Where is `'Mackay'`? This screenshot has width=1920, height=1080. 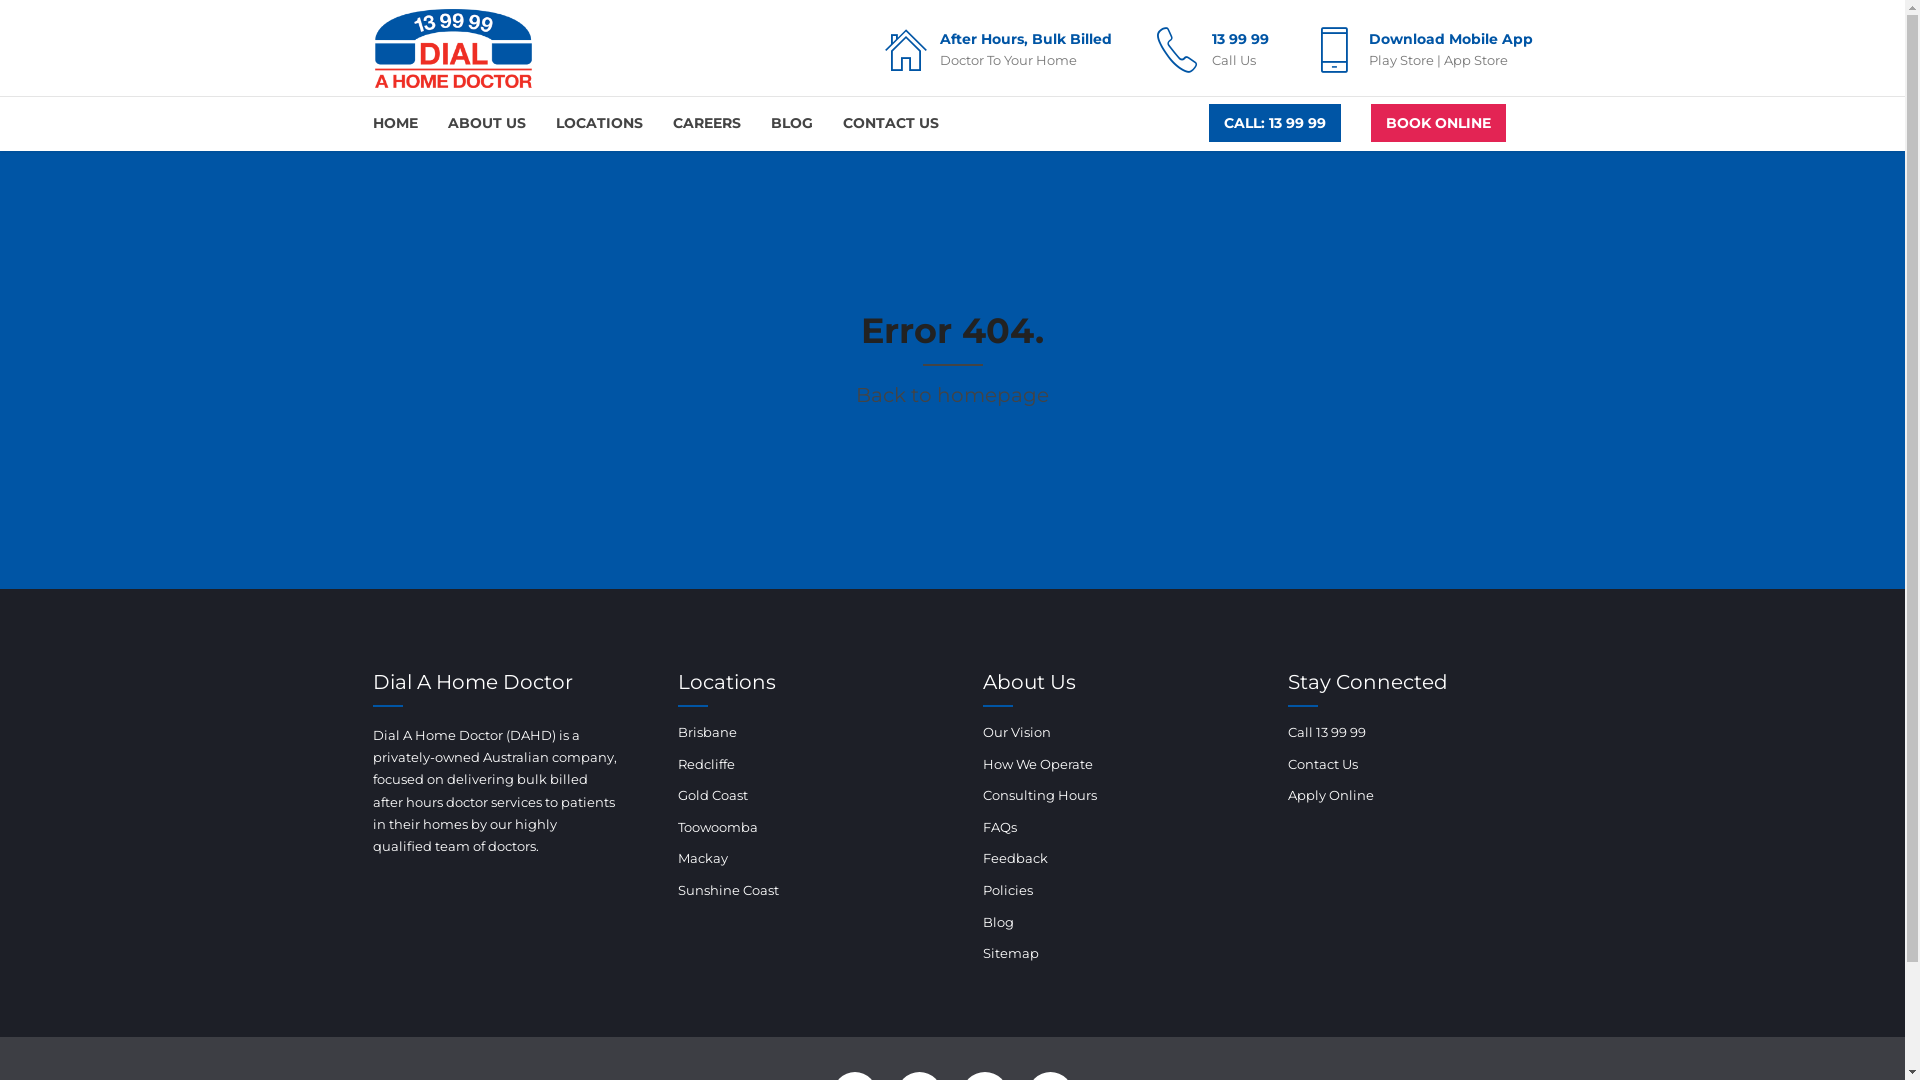
'Mackay' is located at coordinates (702, 856).